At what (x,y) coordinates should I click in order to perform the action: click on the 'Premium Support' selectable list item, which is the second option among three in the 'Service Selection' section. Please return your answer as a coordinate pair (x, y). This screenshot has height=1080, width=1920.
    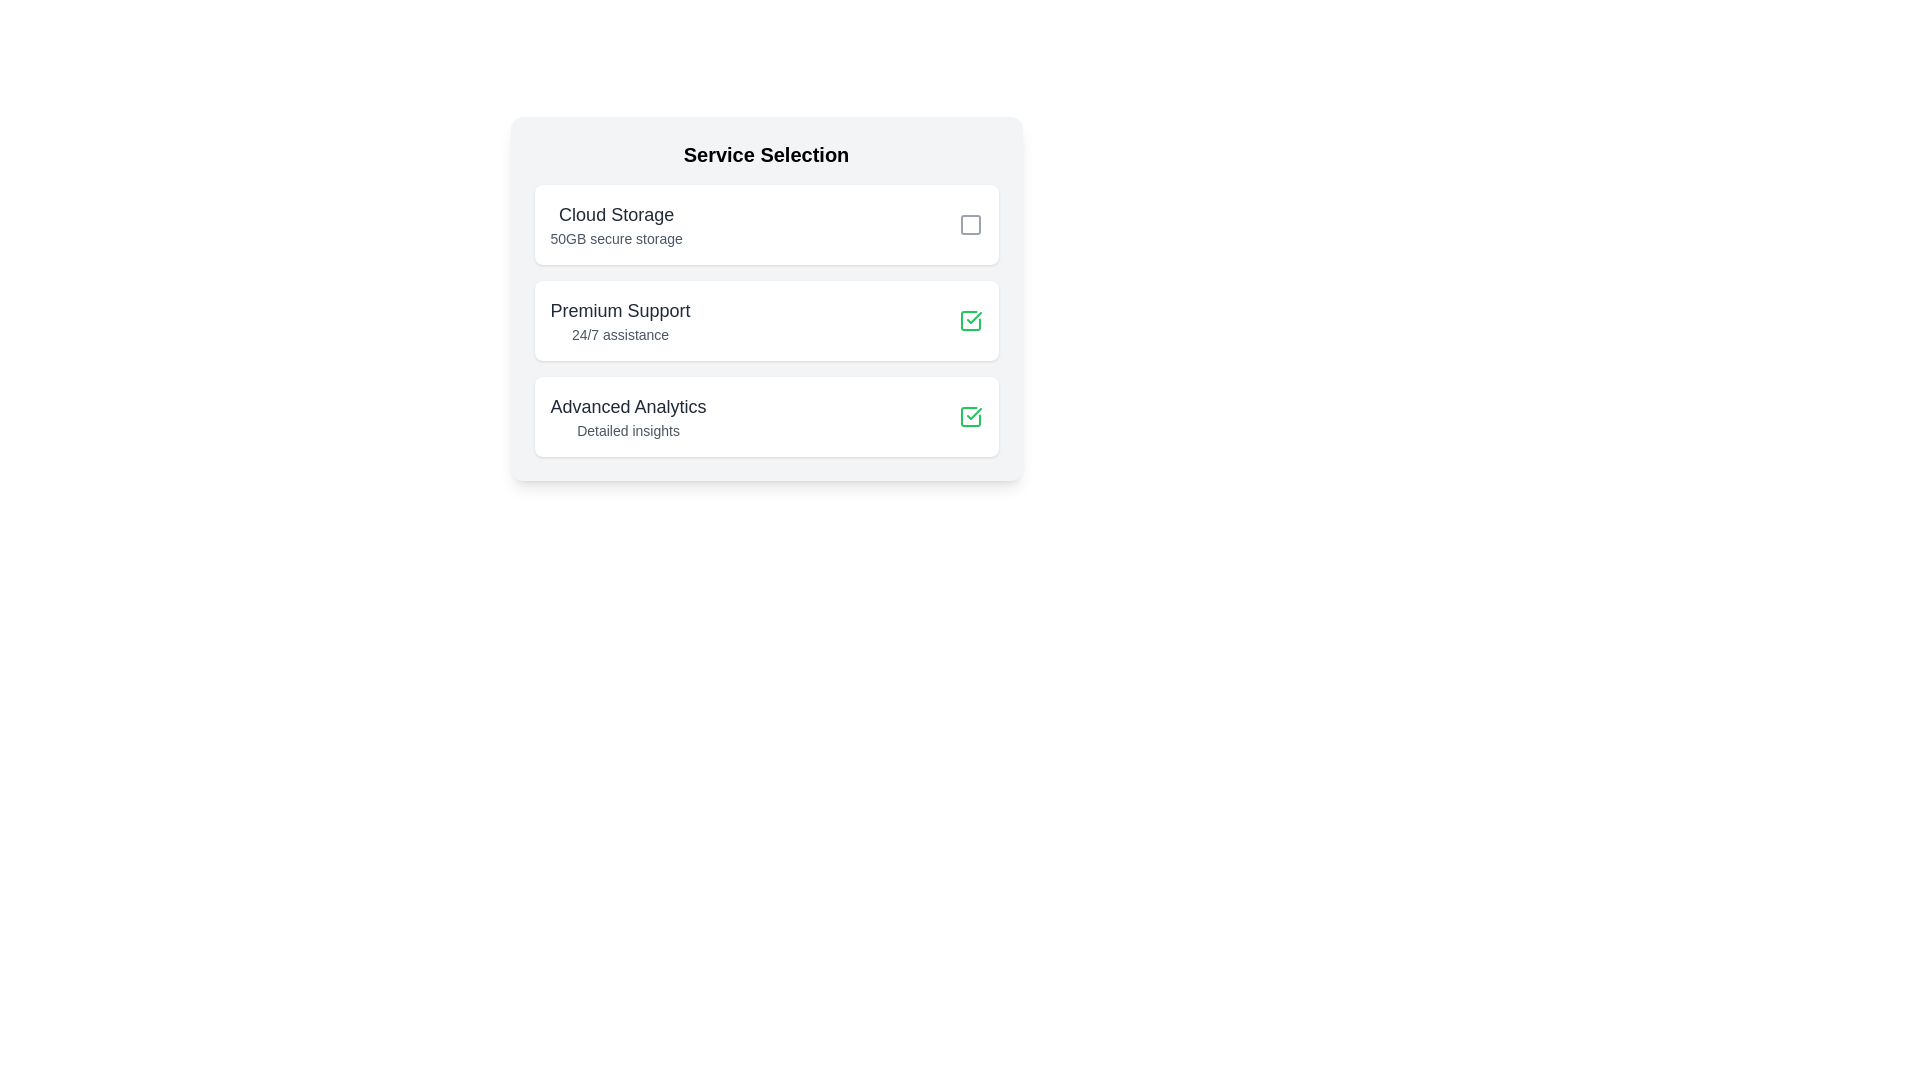
    Looking at the image, I should click on (765, 319).